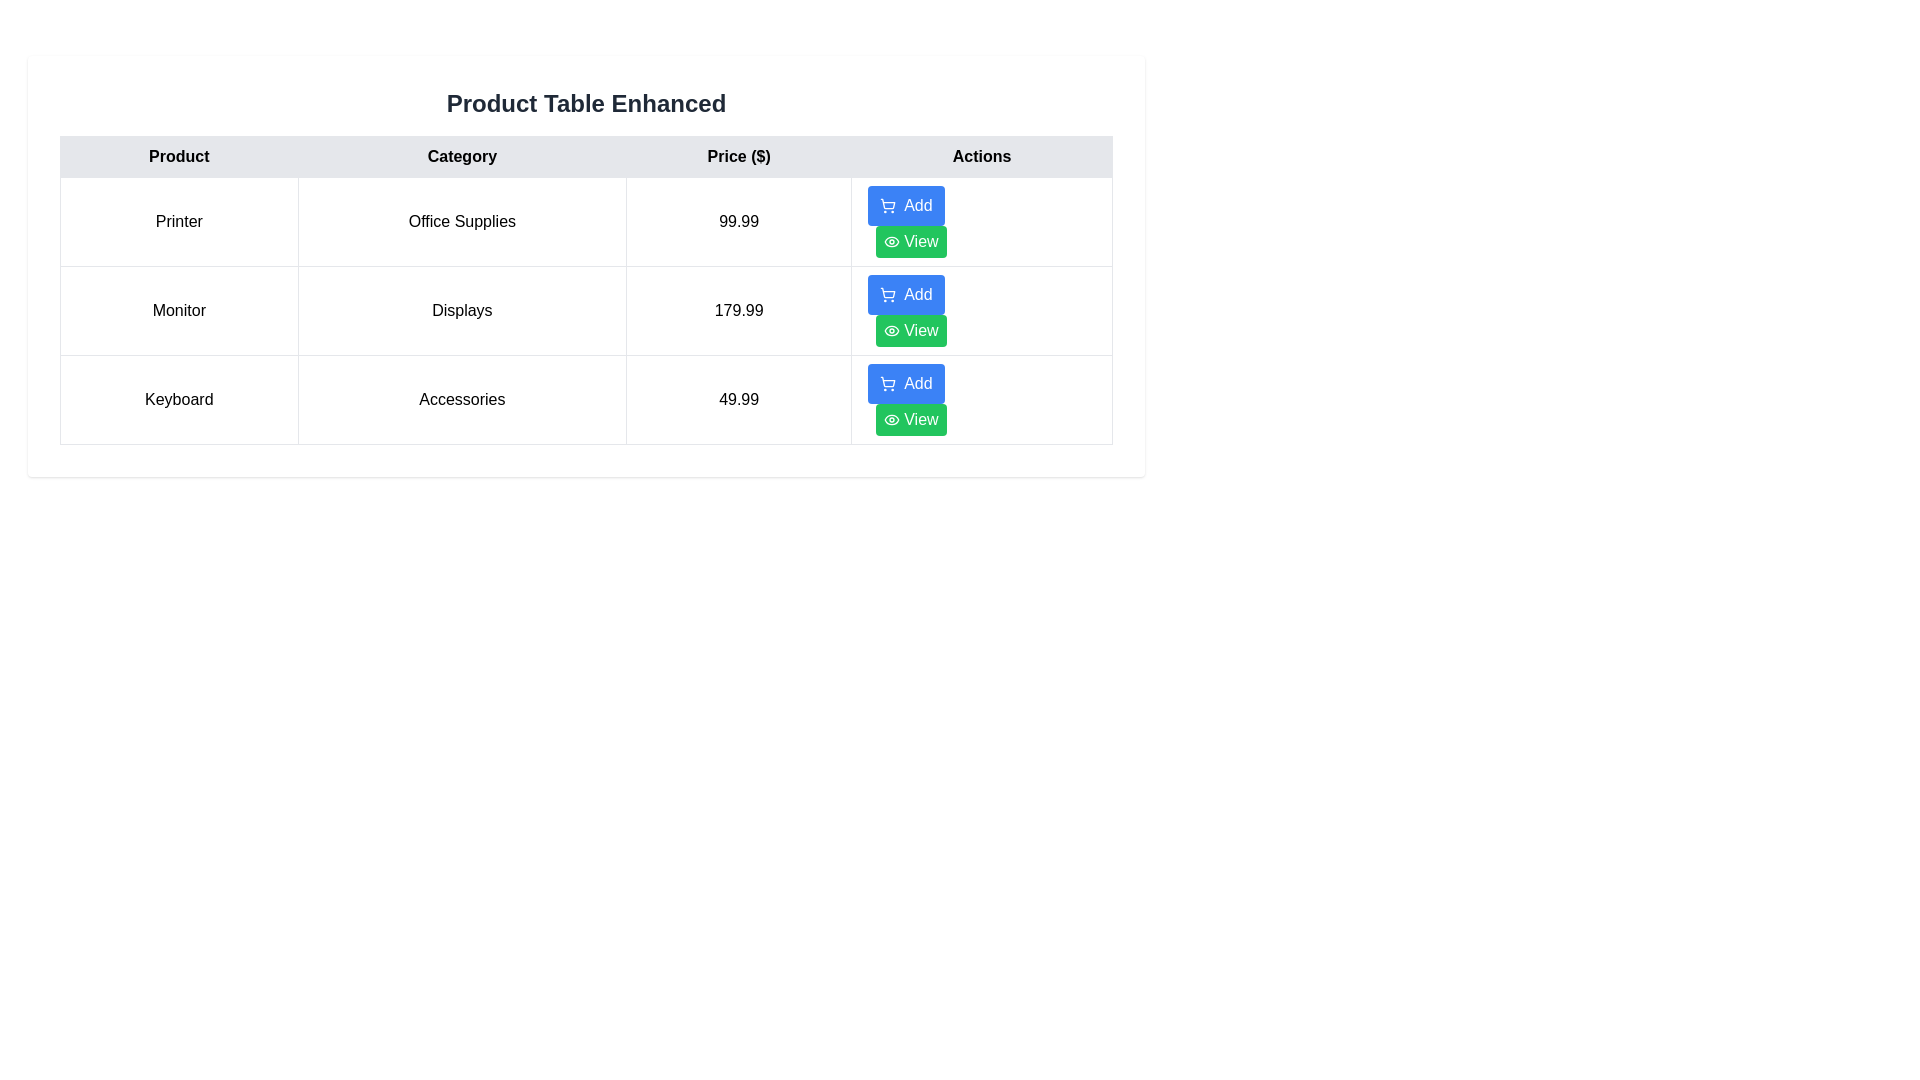 Image resolution: width=1920 pixels, height=1080 pixels. Describe the element at coordinates (179, 400) in the screenshot. I see `the Text Label identifying the product category in the table, located in the third row and first column, directly under 'Monitor'` at that location.